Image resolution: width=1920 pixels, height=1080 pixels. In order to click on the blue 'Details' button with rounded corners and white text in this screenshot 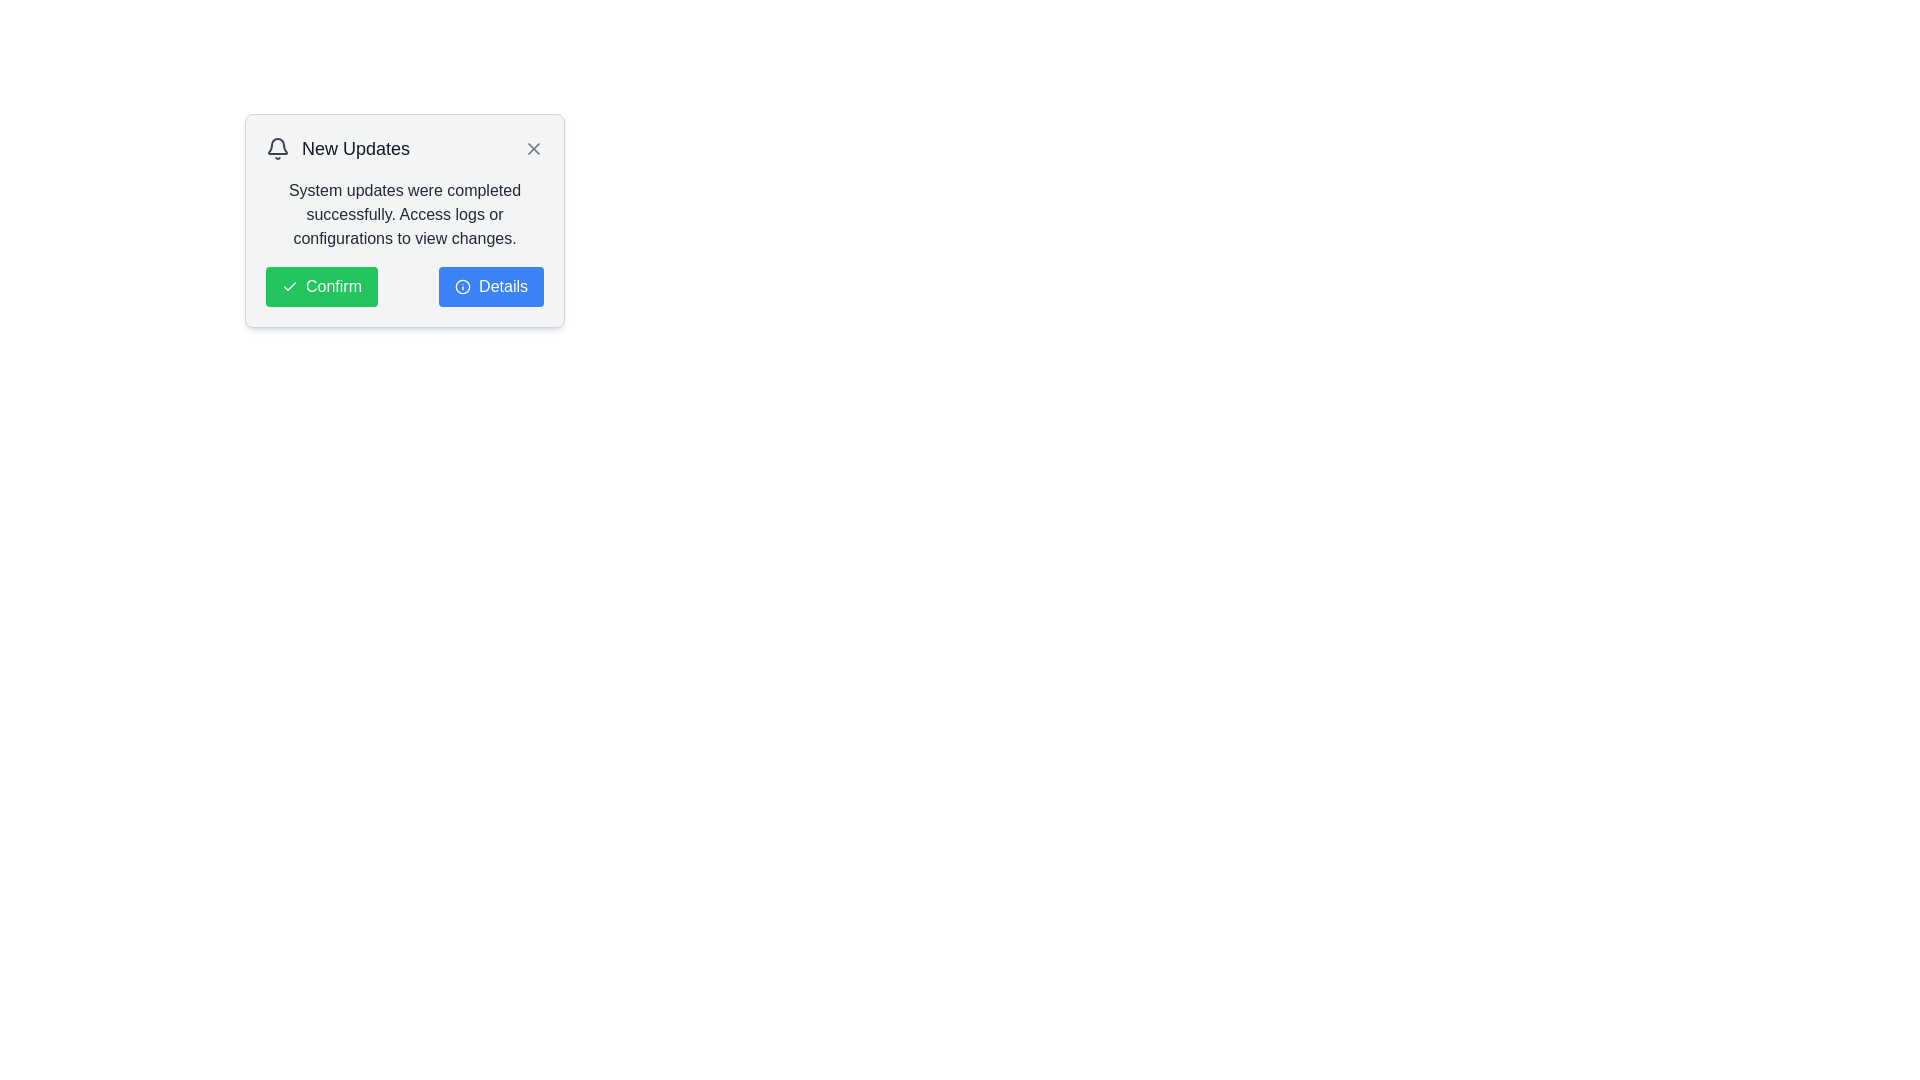, I will do `click(491, 286)`.